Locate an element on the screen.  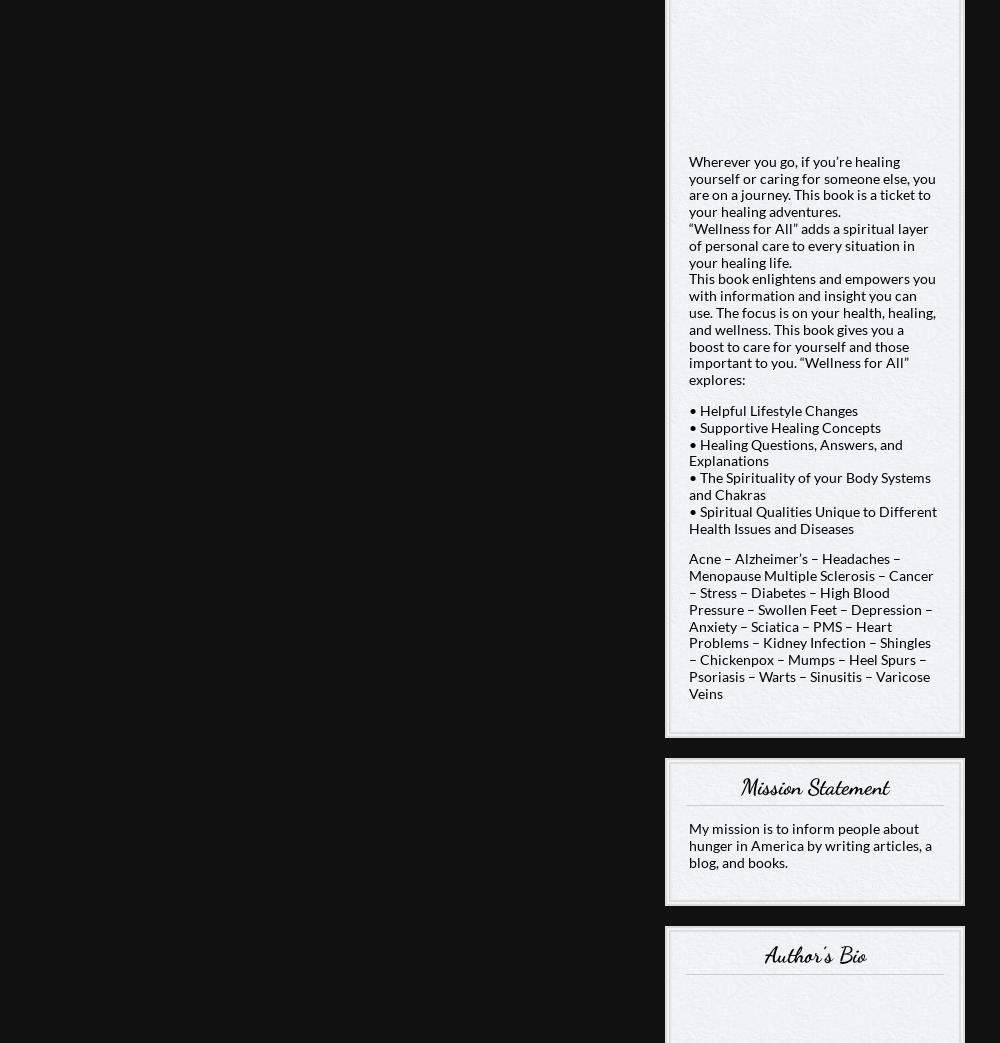
'Author’s Bio' is located at coordinates (813, 953).